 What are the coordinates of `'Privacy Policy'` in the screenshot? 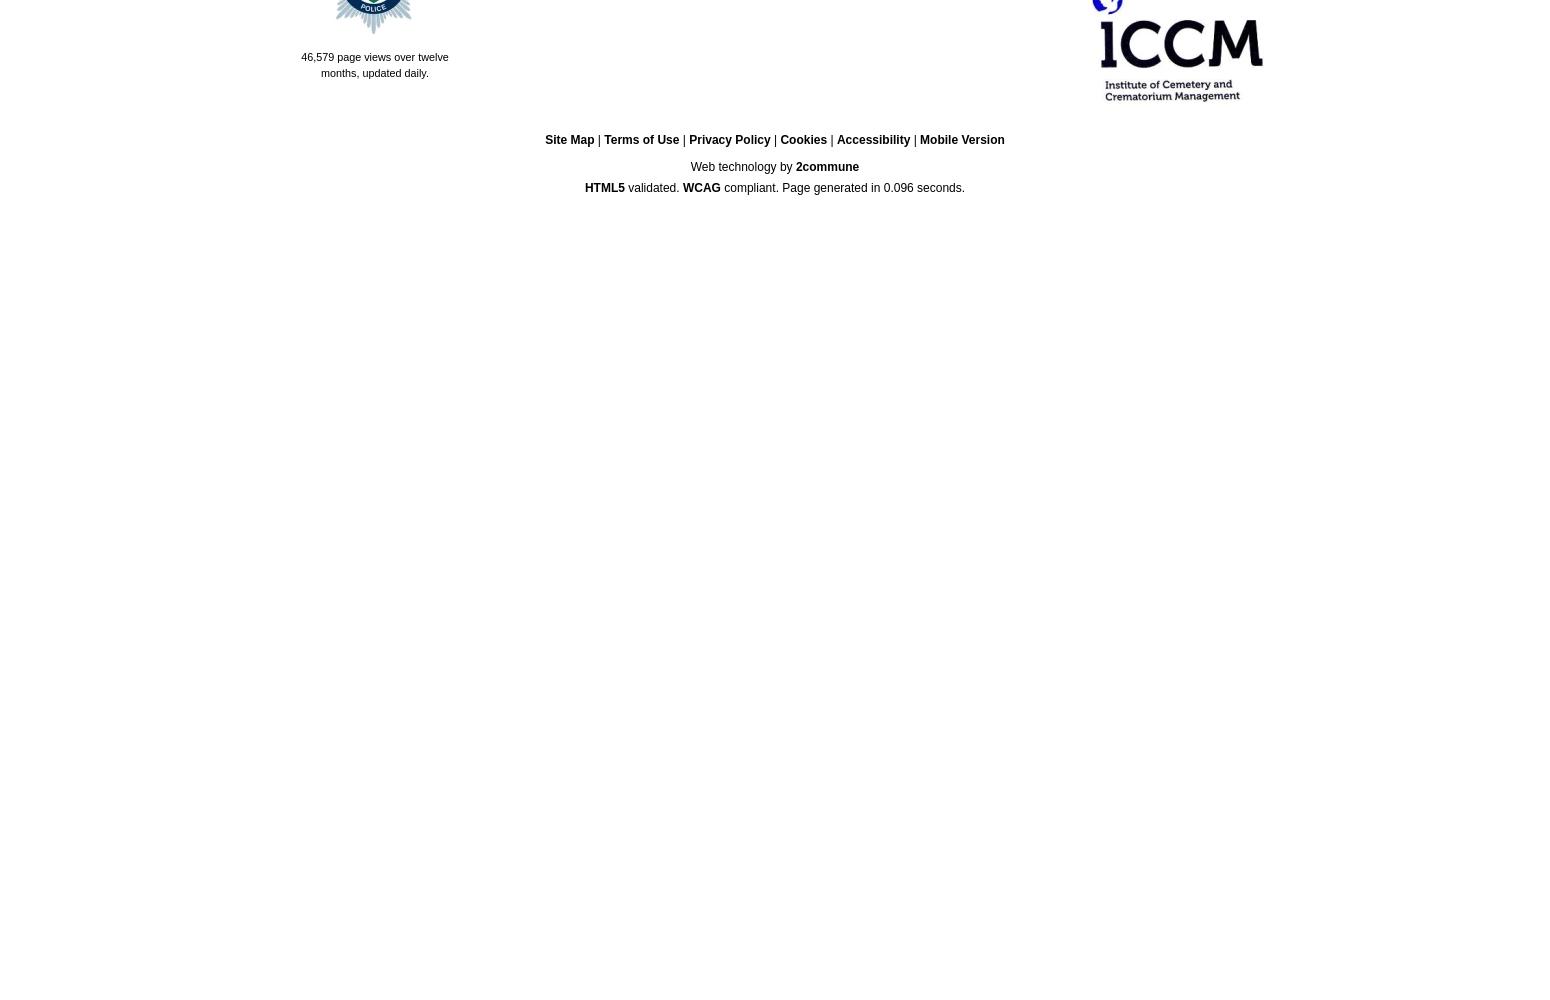 It's located at (729, 139).